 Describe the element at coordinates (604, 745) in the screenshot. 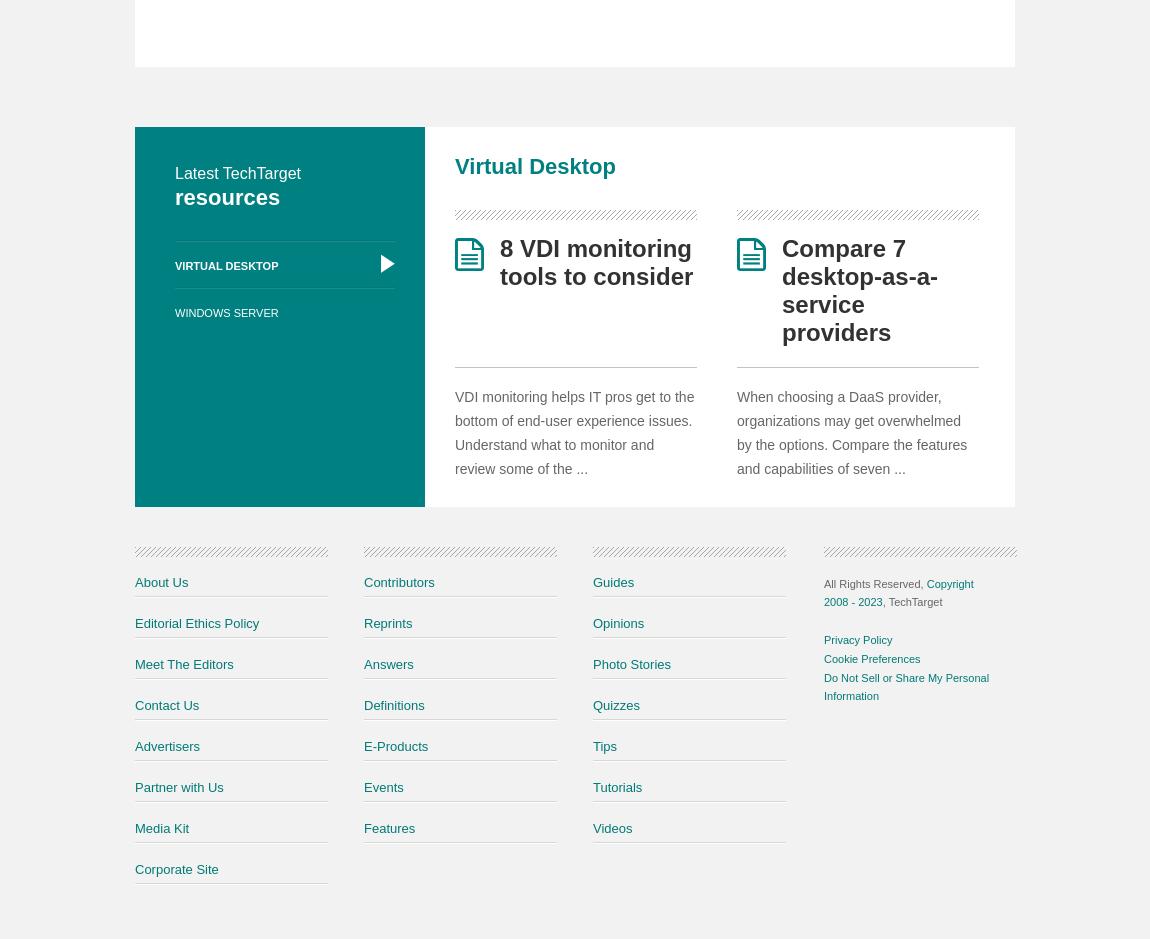

I see `'Tips'` at that location.